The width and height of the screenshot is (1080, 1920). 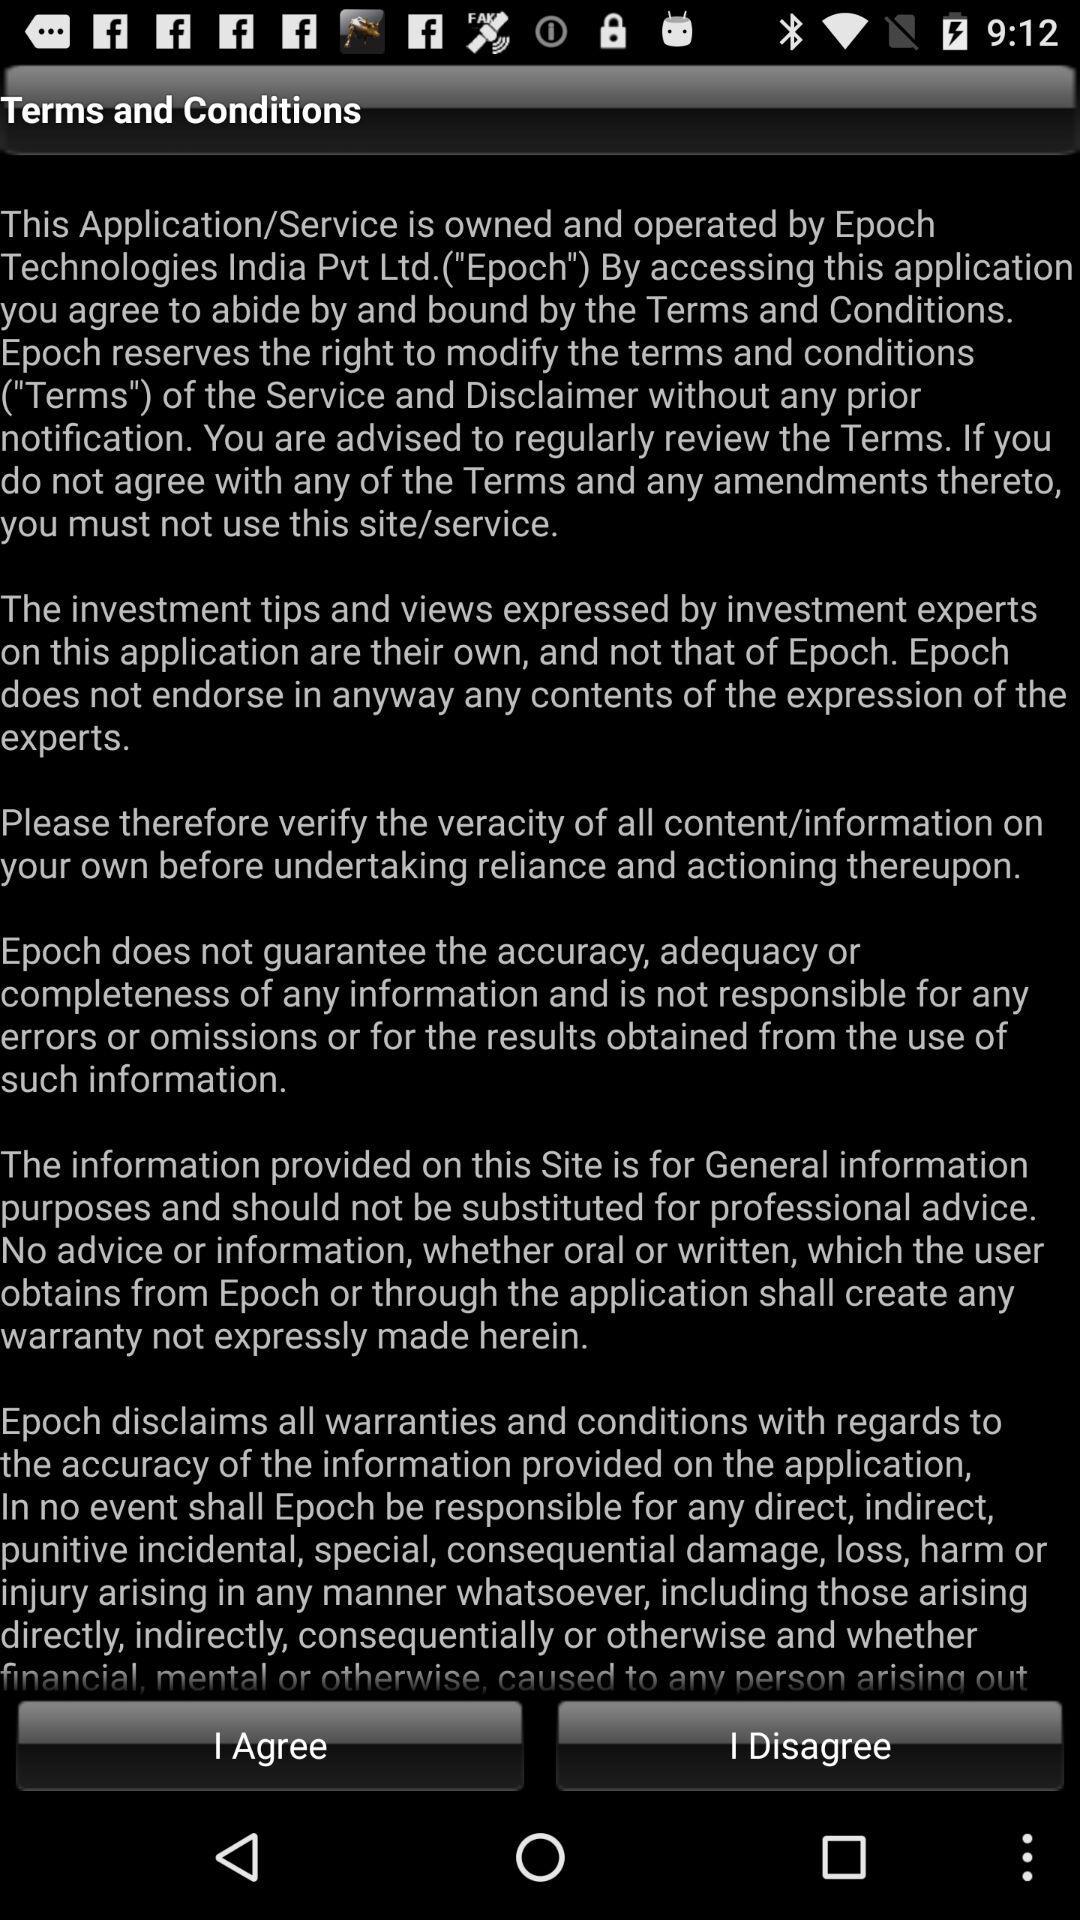 I want to click on the  i disagree  at the bottom right corner, so click(x=810, y=1743).